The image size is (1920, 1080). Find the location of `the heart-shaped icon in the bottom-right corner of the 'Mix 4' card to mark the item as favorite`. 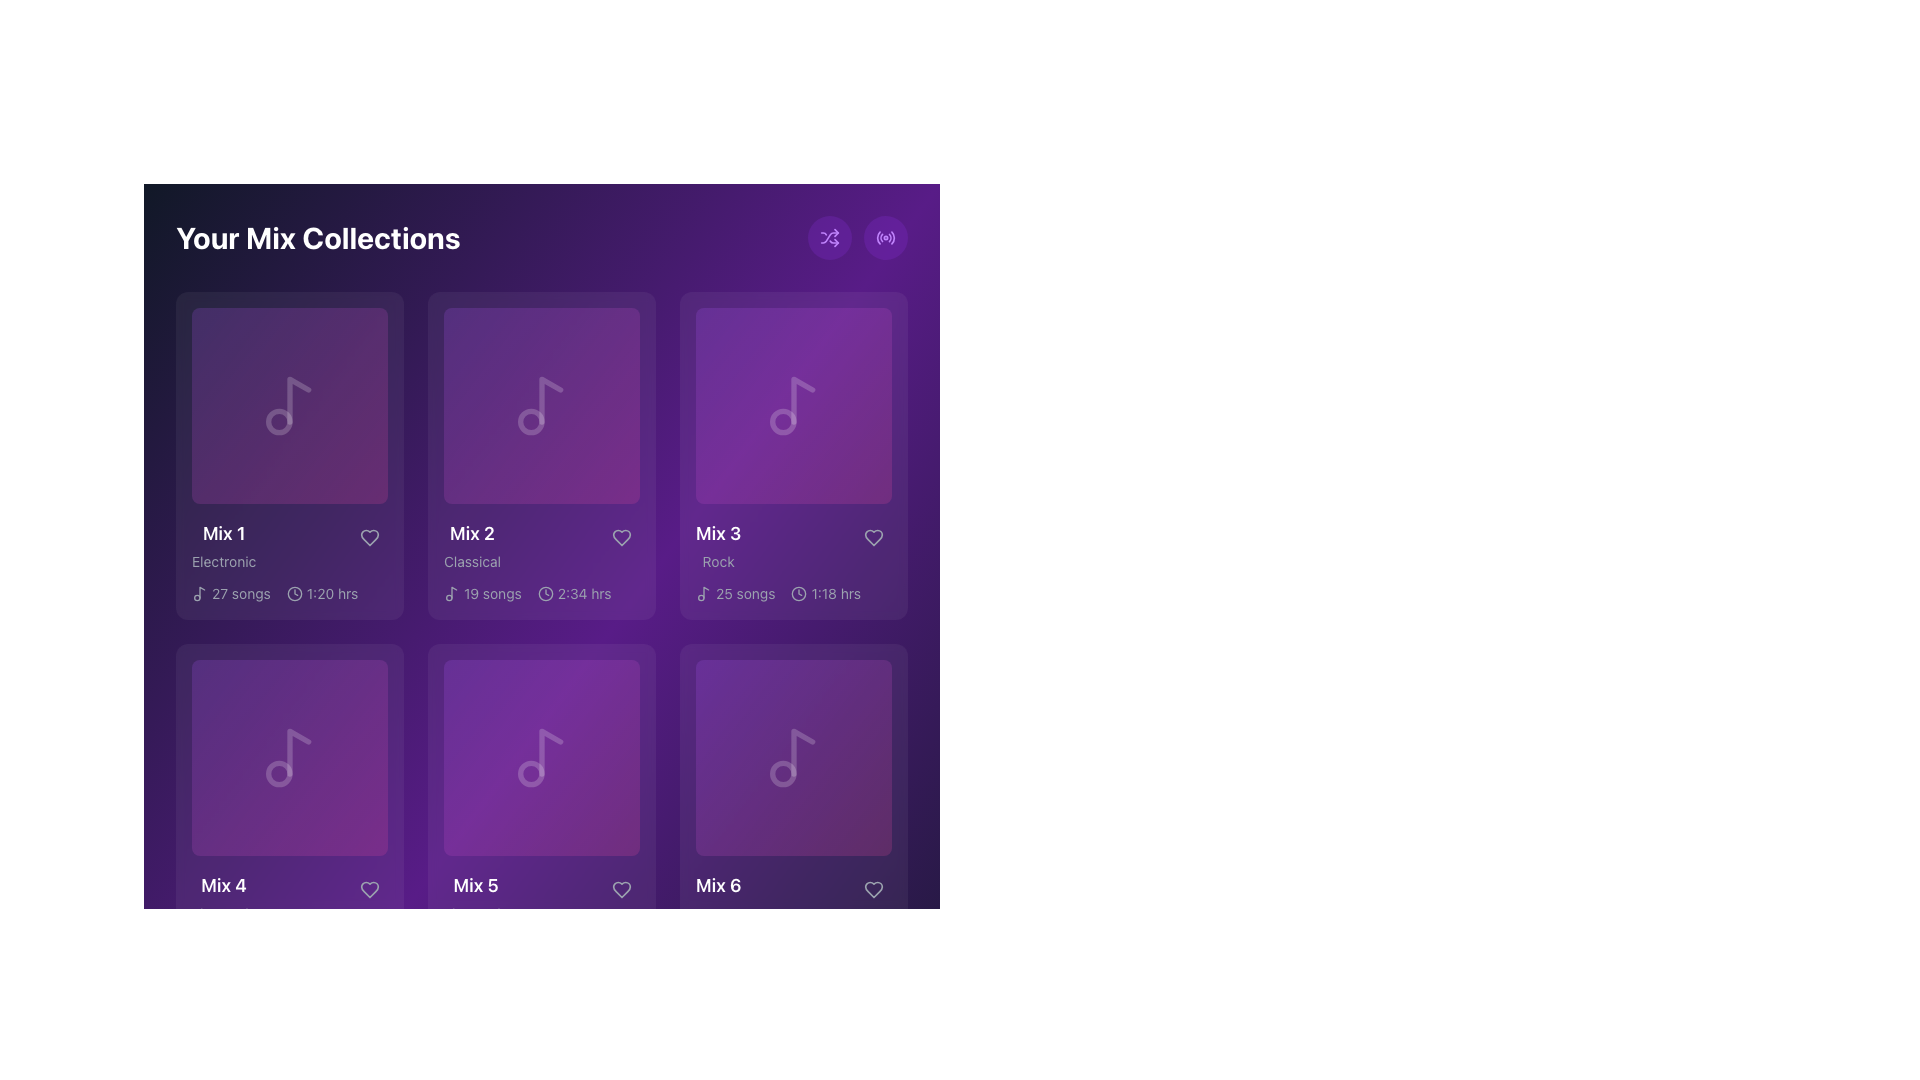

the heart-shaped icon in the bottom-right corner of the 'Mix 4' card to mark the item as favorite is located at coordinates (369, 889).